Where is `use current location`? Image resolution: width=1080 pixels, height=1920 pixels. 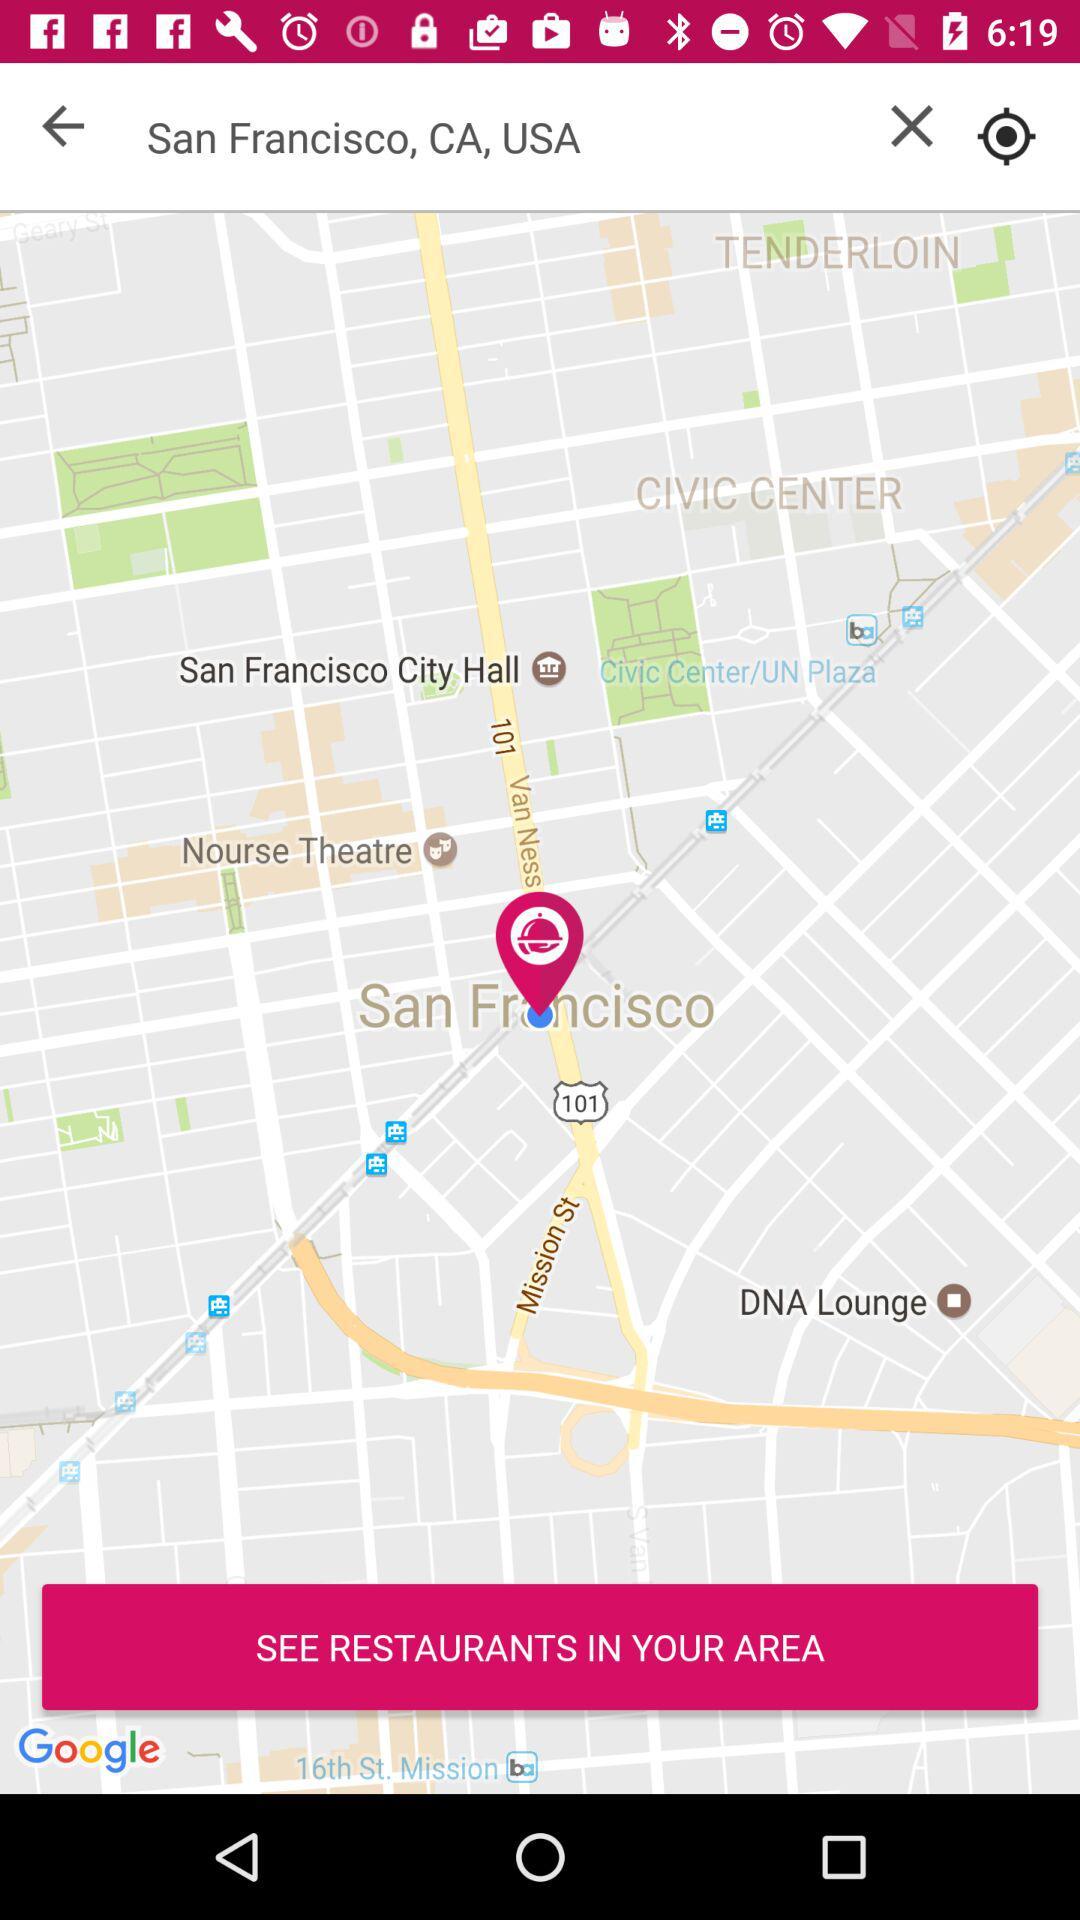
use current location is located at coordinates (1006, 135).